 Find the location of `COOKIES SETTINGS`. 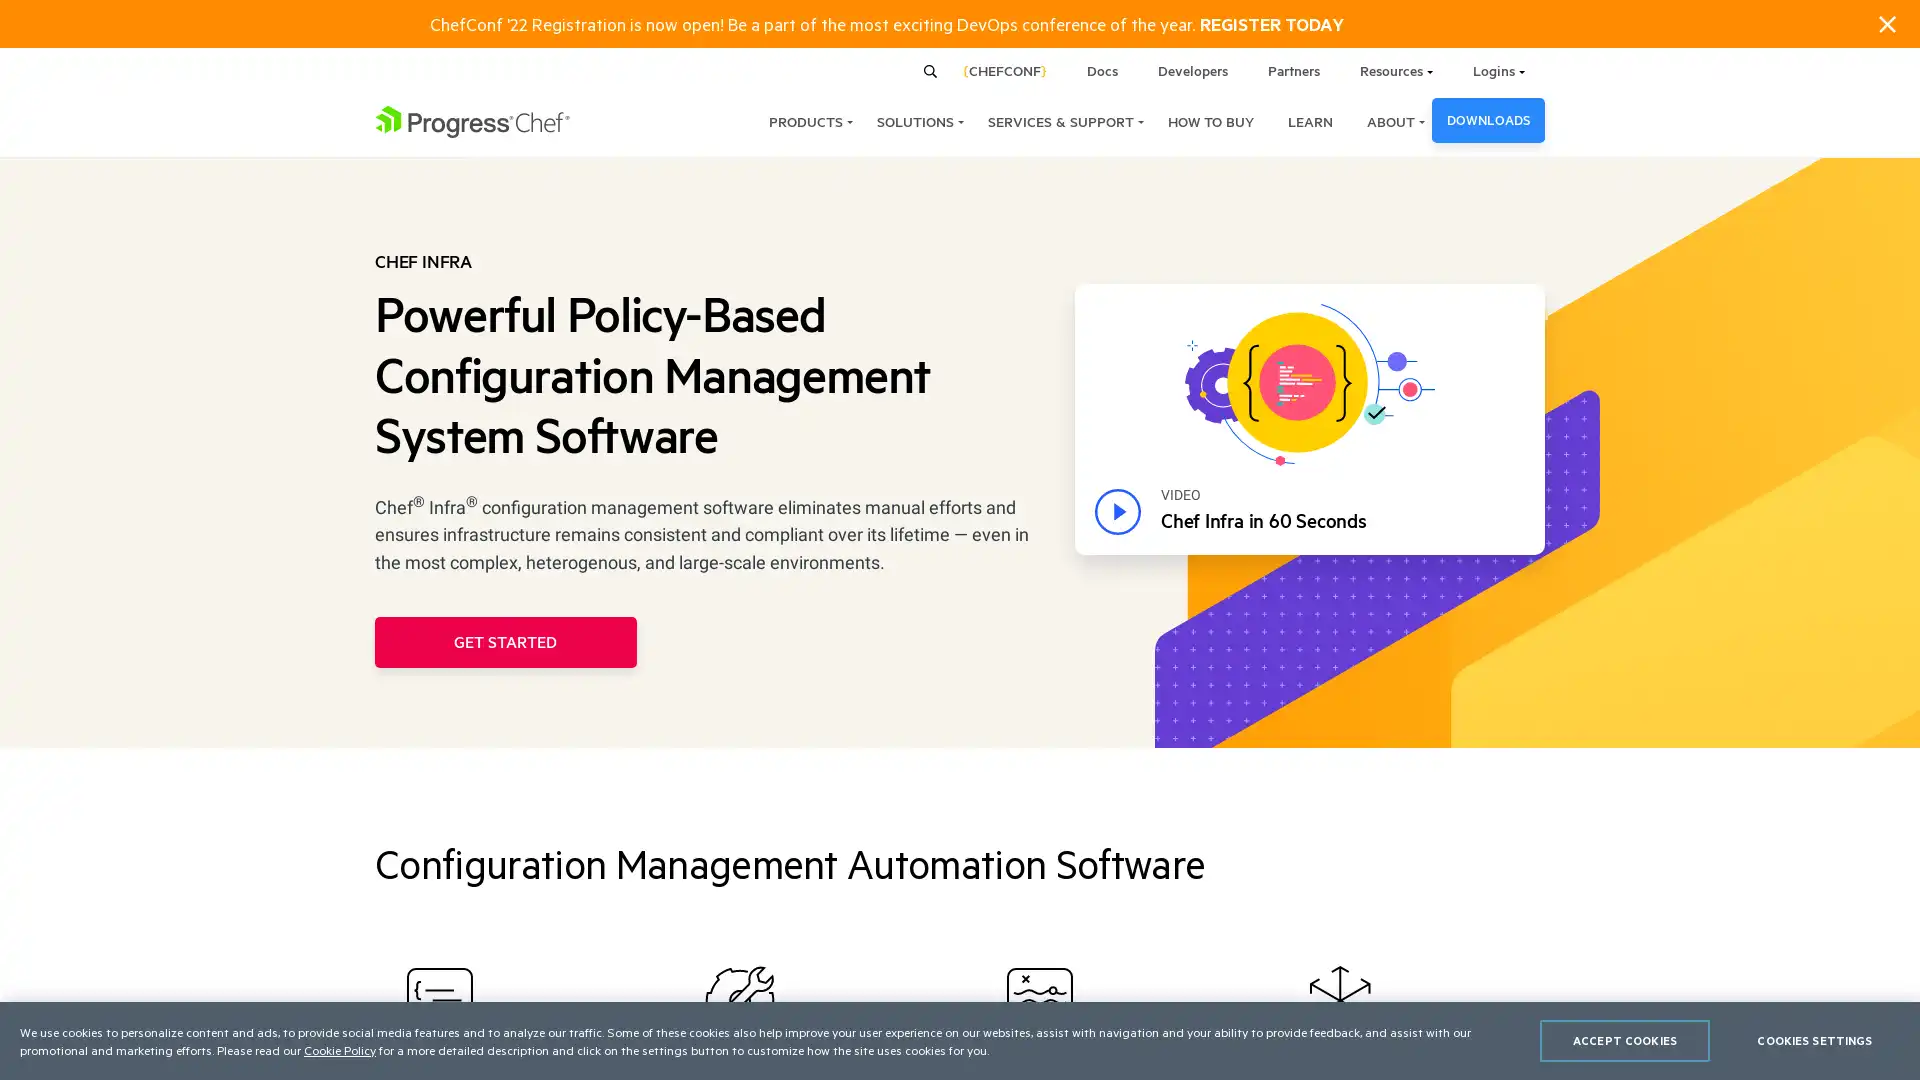

COOKIES SETTINGS is located at coordinates (1814, 1040).